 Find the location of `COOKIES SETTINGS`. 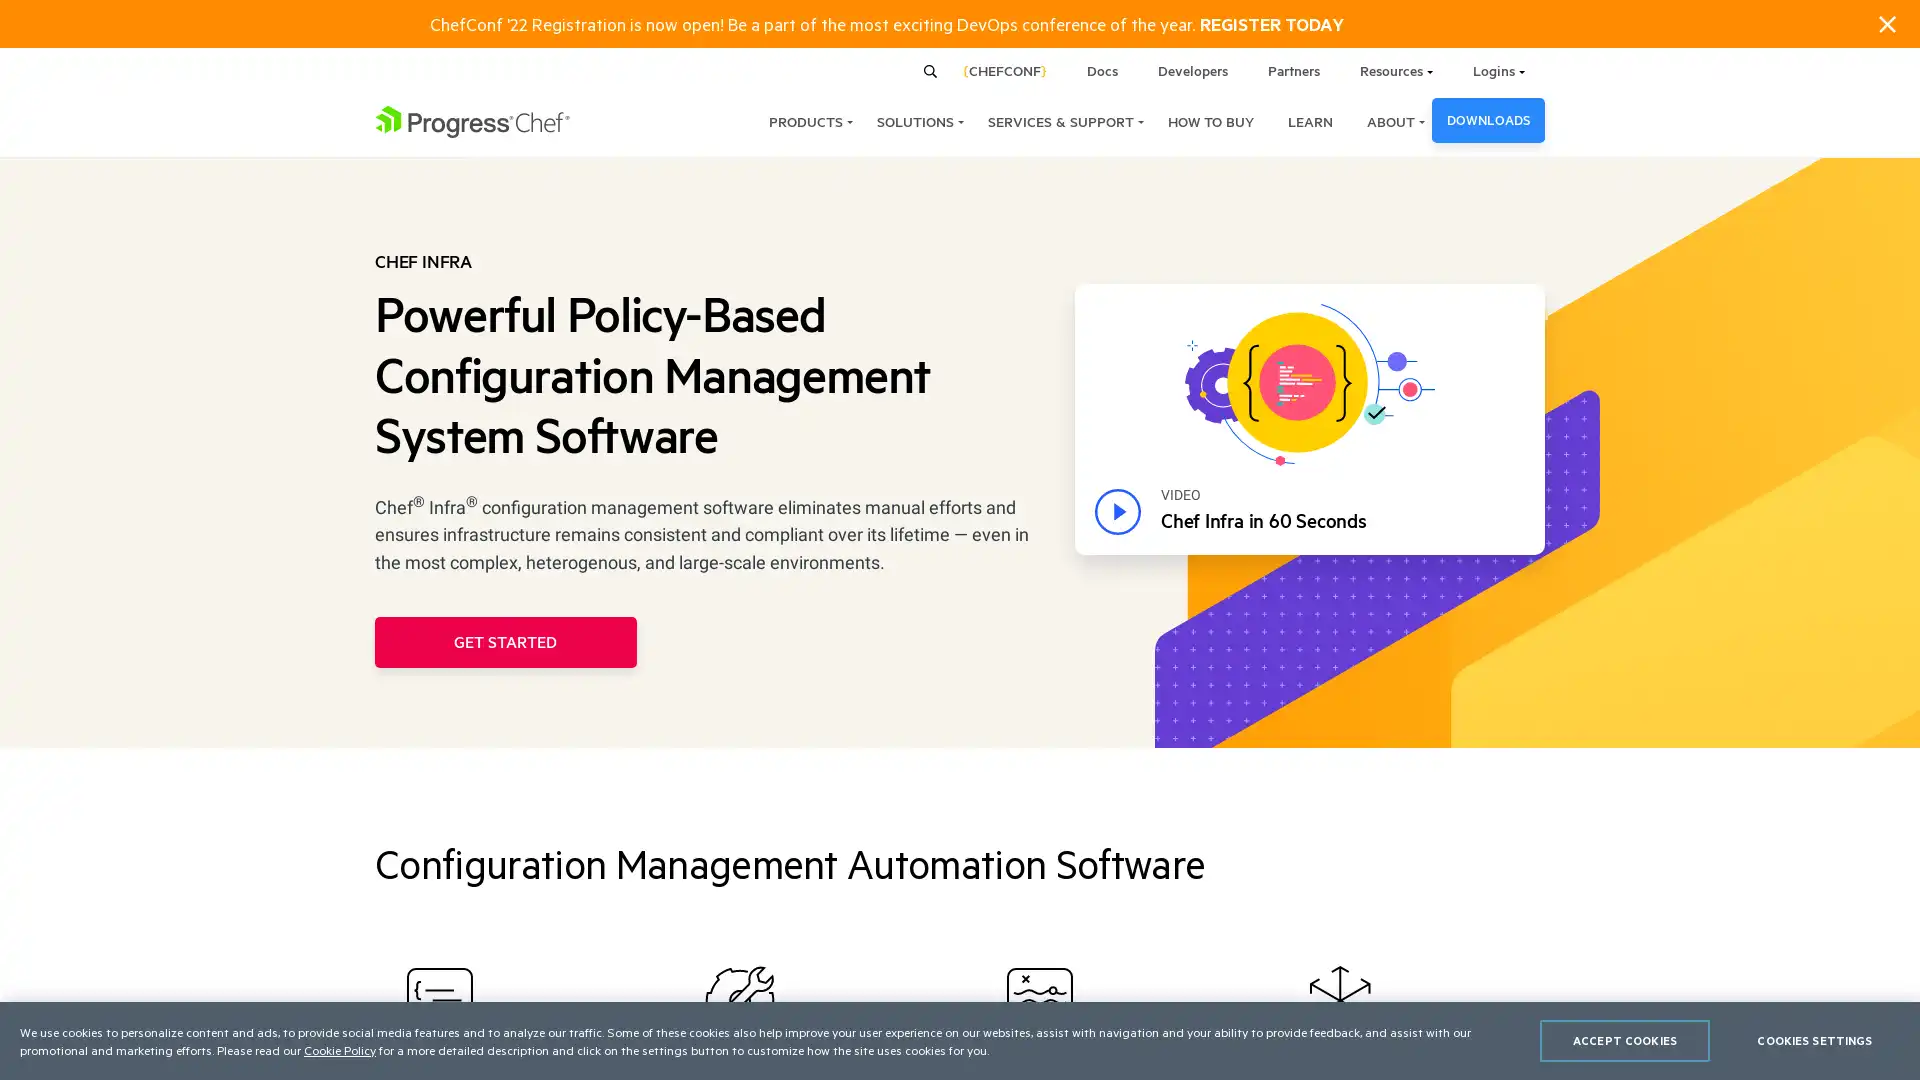

COOKIES SETTINGS is located at coordinates (1814, 1040).